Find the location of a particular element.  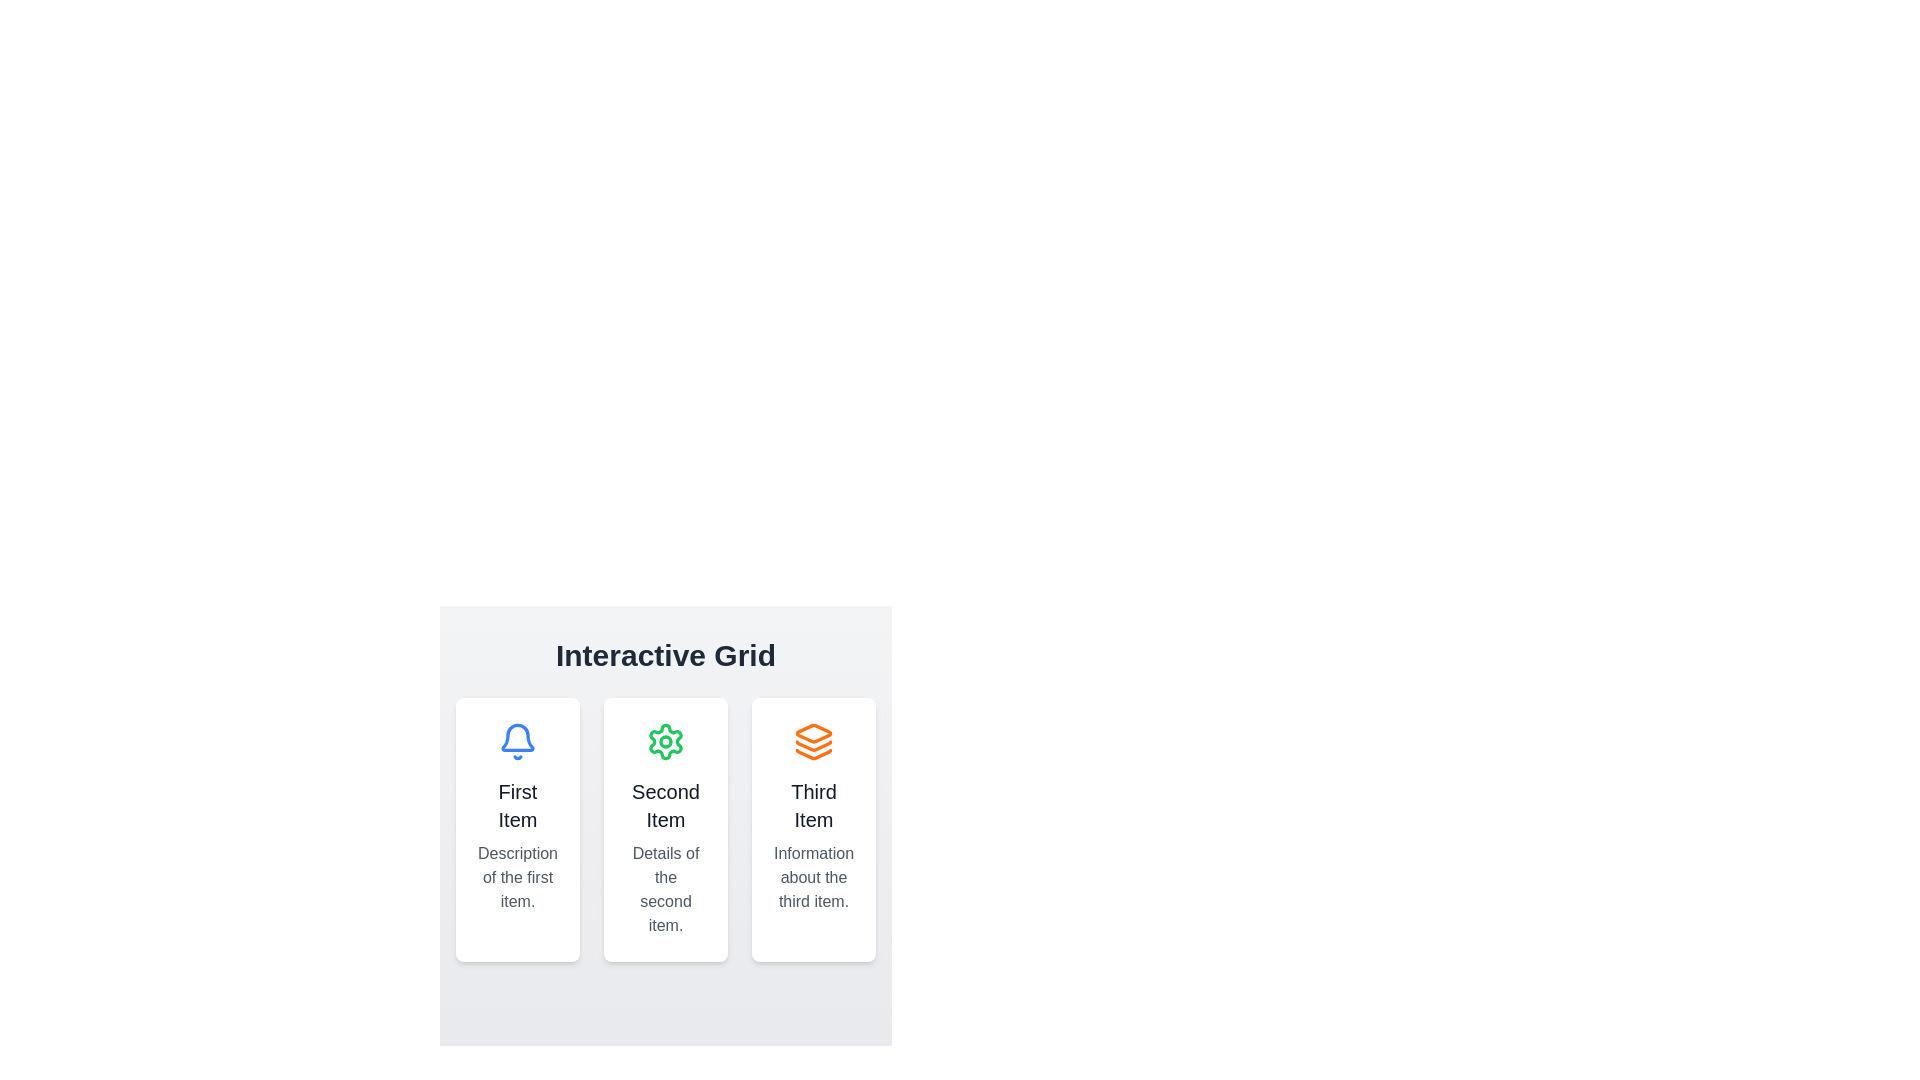

the decorative middle layer of the stack icon associated with the 'Third Item' in the grid layout is located at coordinates (814, 746).